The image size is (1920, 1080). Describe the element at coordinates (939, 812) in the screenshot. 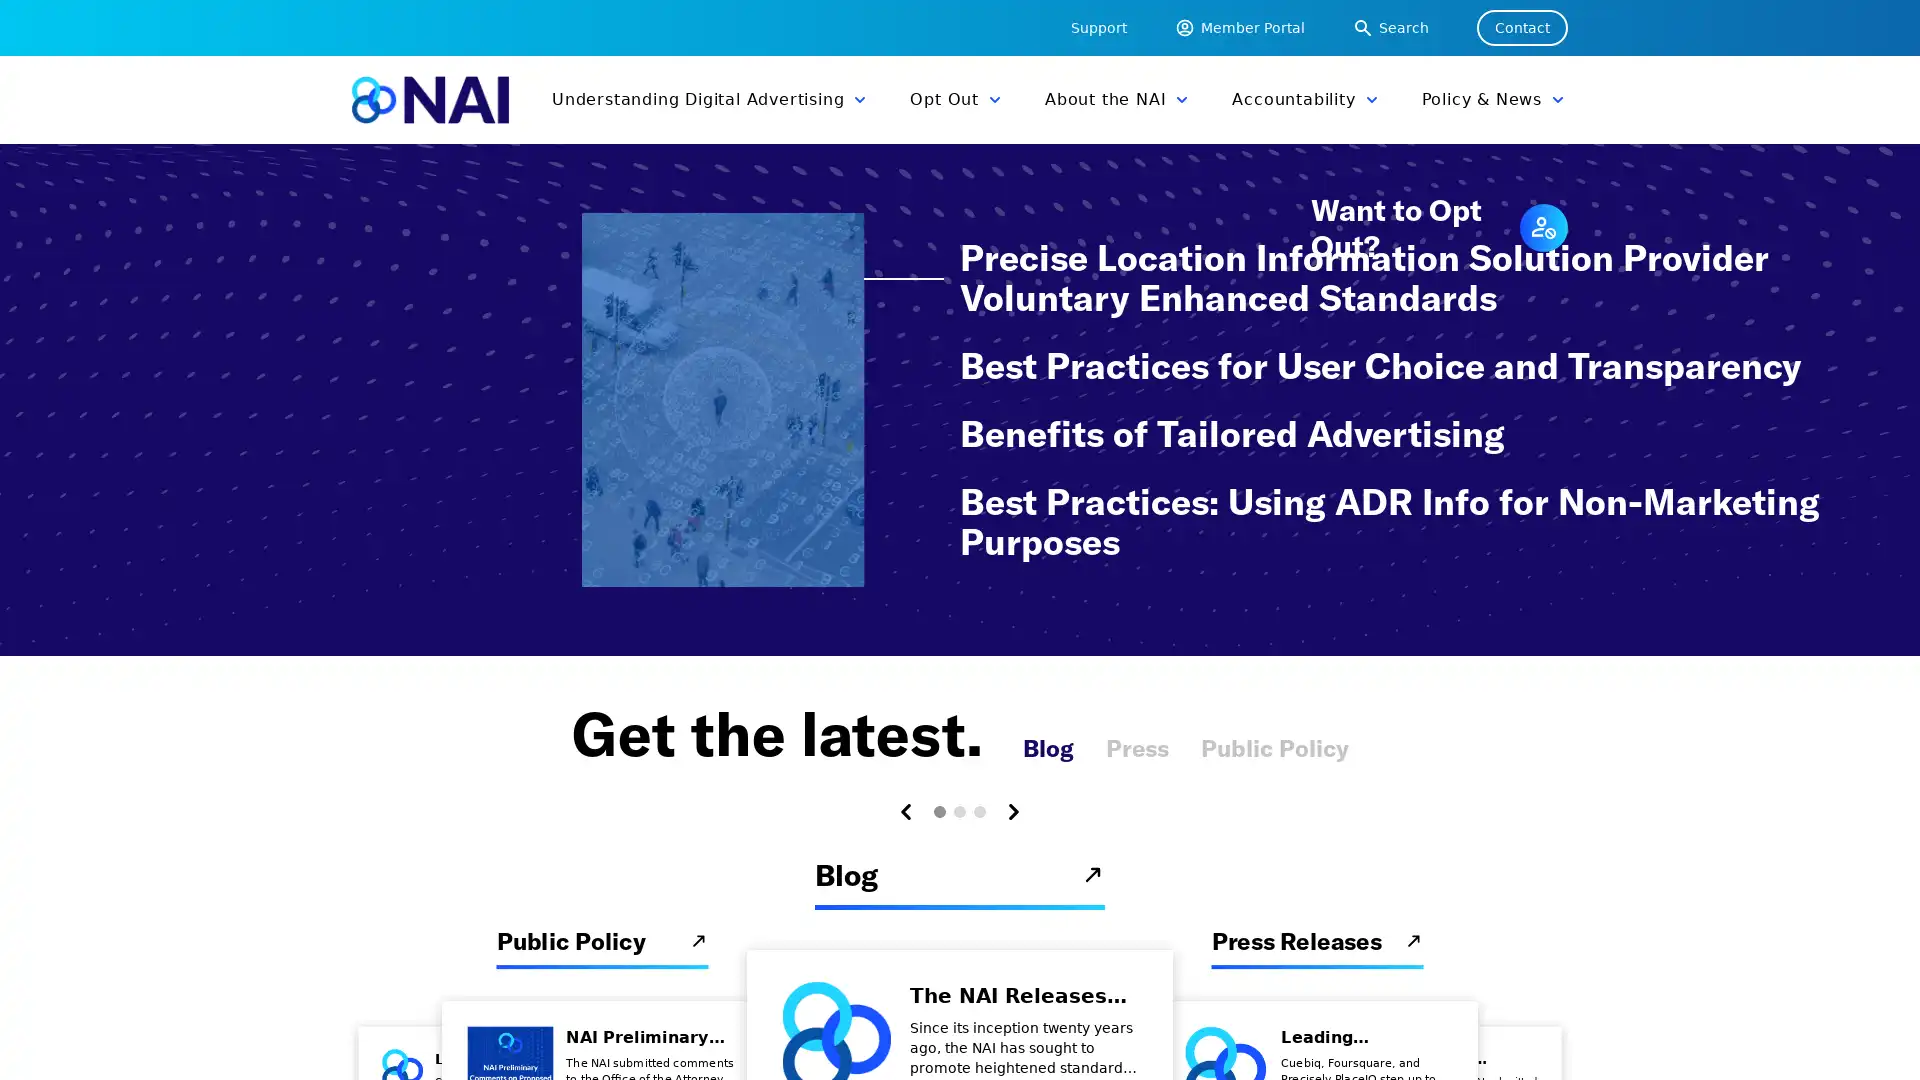

I see `Carousel Page 1 (Current Slide)` at that location.